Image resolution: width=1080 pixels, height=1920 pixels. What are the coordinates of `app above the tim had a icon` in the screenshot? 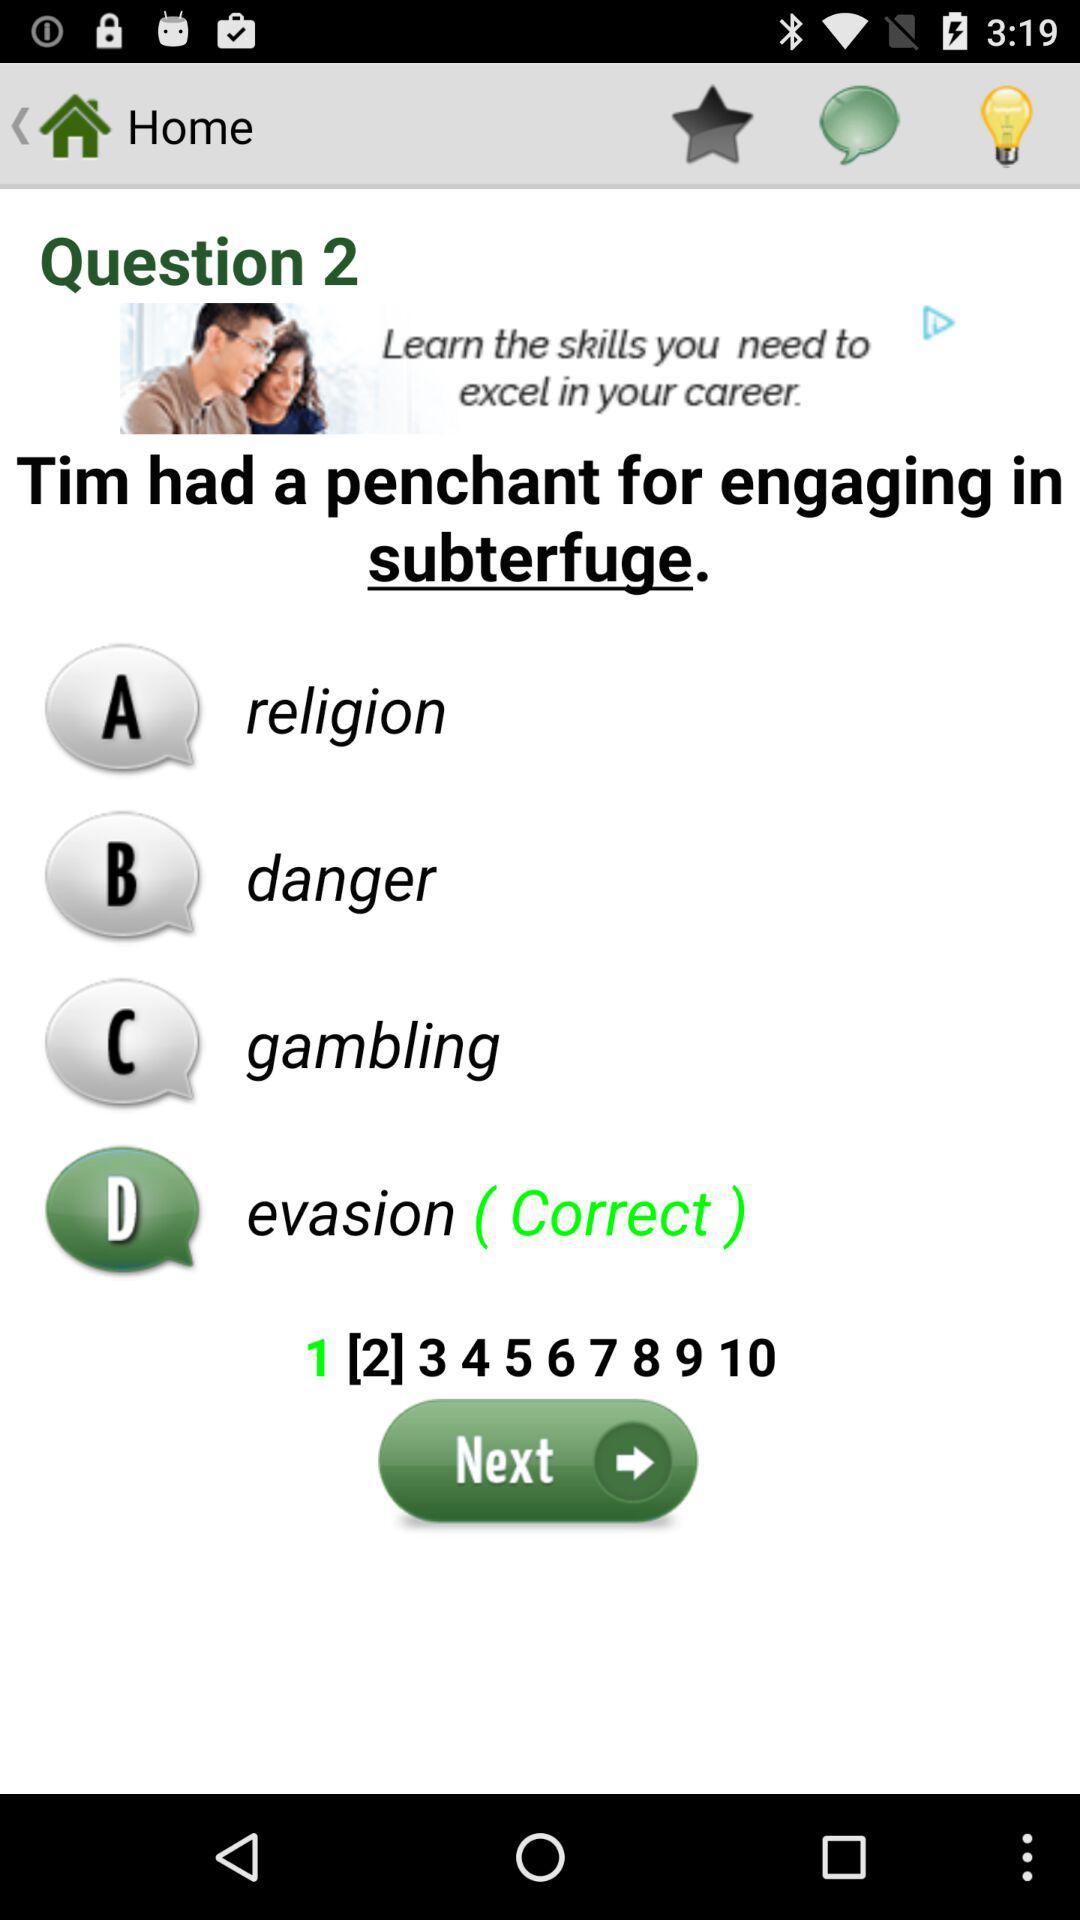 It's located at (540, 368).